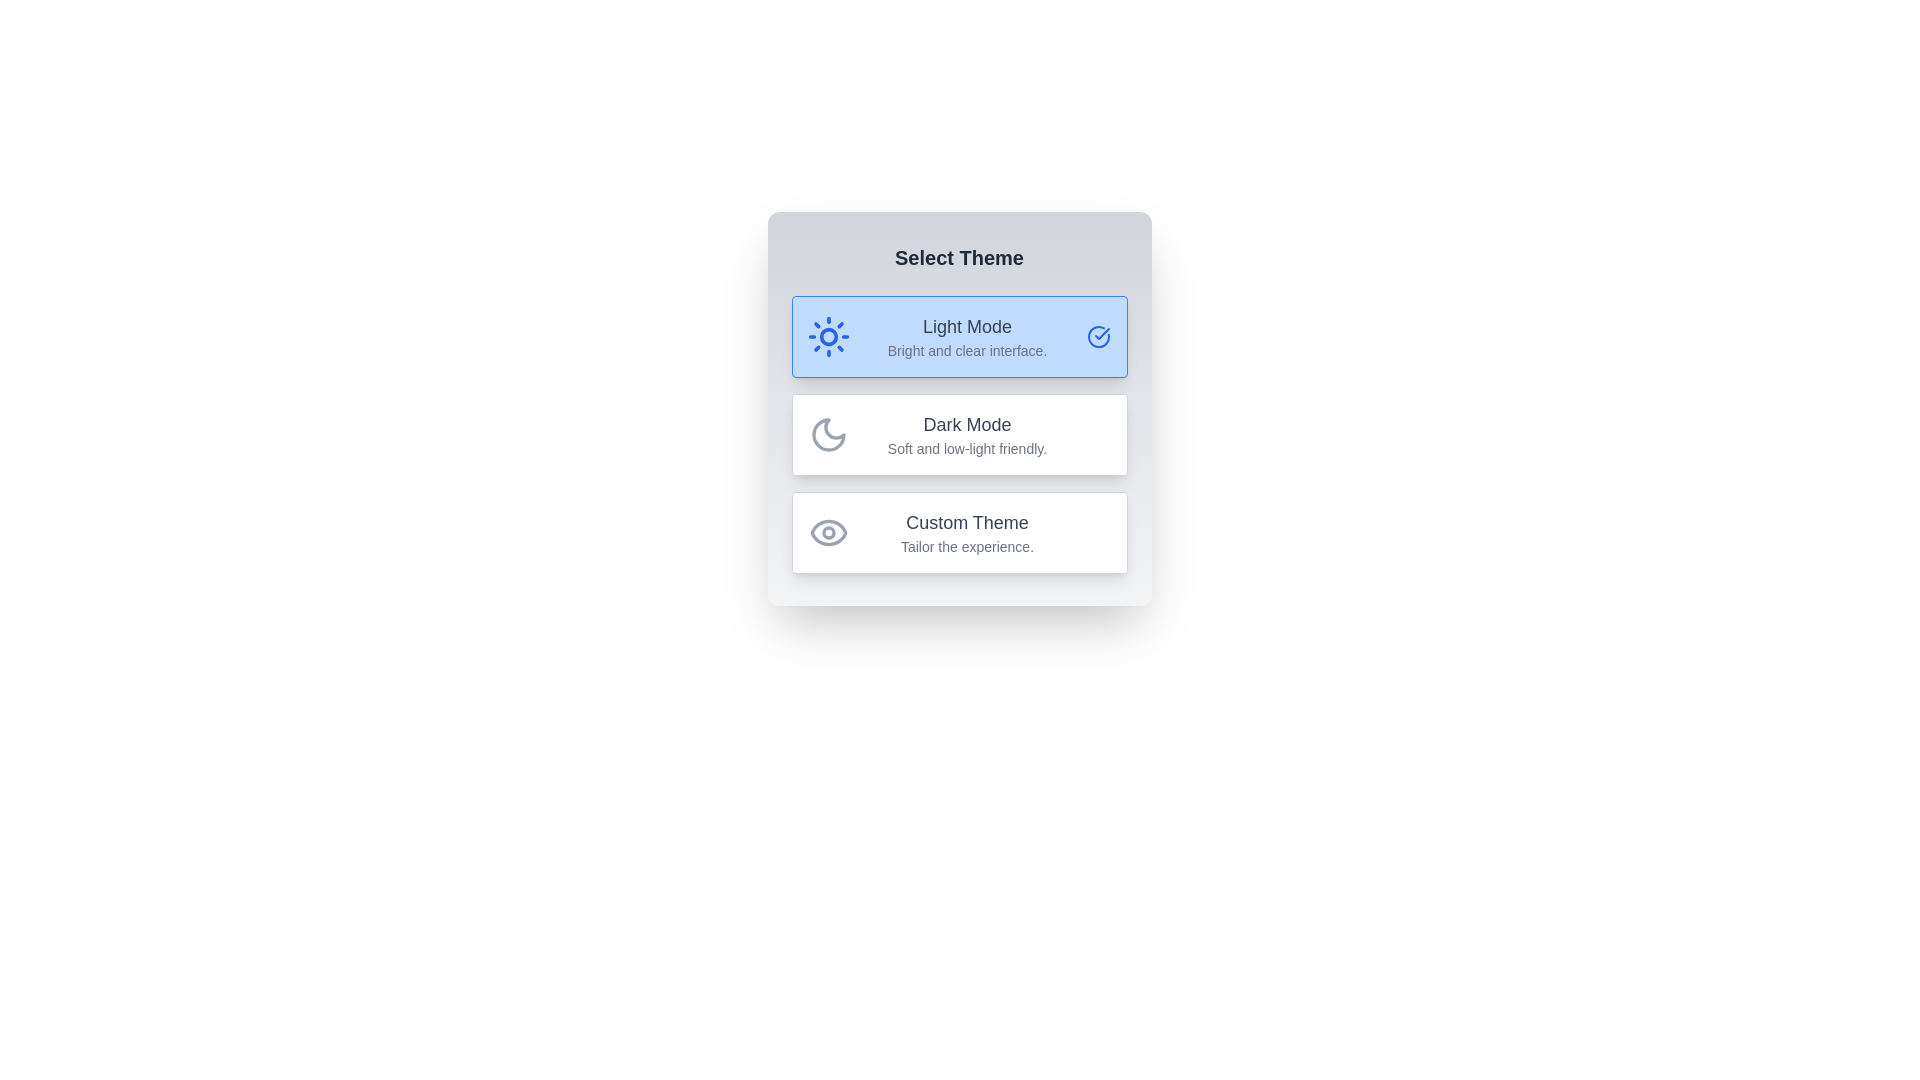  Describe the element at coordinates (967, 350) in the screenshot. I see `the text label that reads 'Bright and clear interface.' located below the 'Light Mode' text in the light blue section` at that location.